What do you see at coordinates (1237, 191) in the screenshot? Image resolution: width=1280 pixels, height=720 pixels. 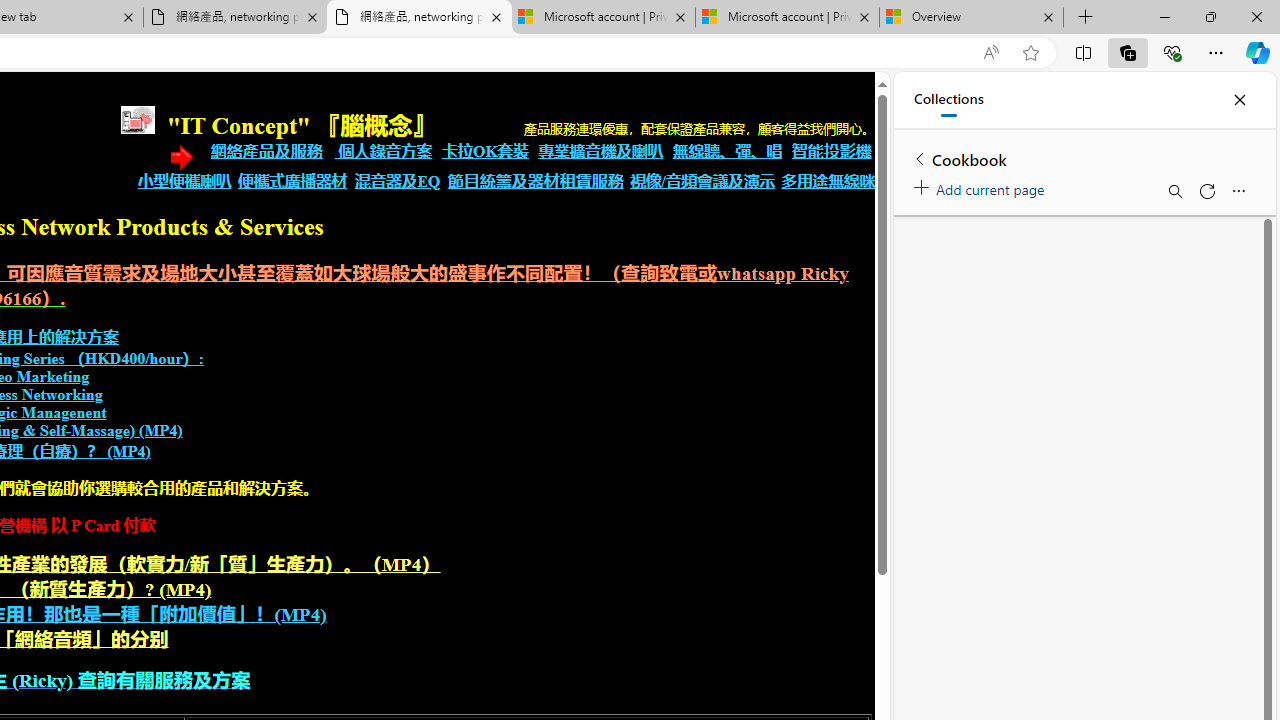 I see `'More options menu'` at bounding box center [1237, 191].